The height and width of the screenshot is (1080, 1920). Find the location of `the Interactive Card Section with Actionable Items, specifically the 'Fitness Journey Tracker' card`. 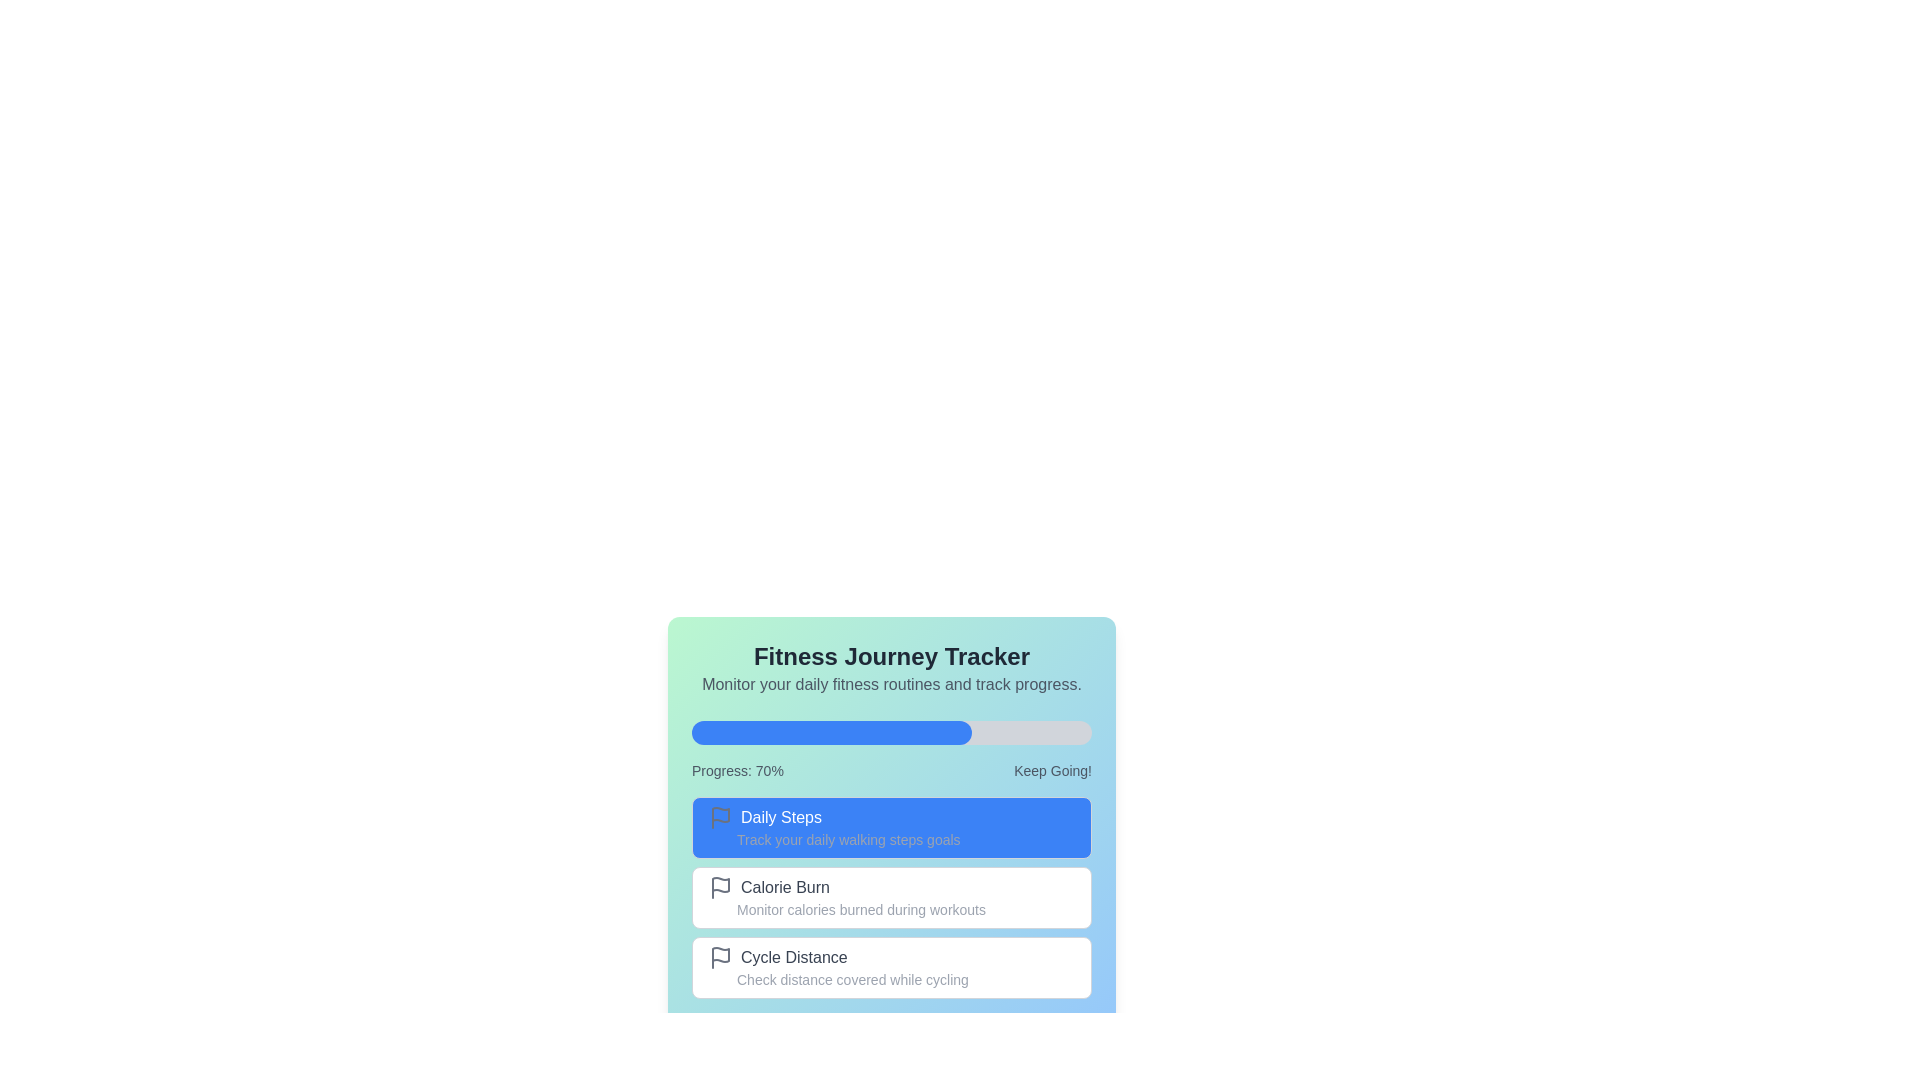

the Interactive Card Section with Actionable Items, specifically the 'Fitness Journey Tracker' card is located at coordinates (891, 848).